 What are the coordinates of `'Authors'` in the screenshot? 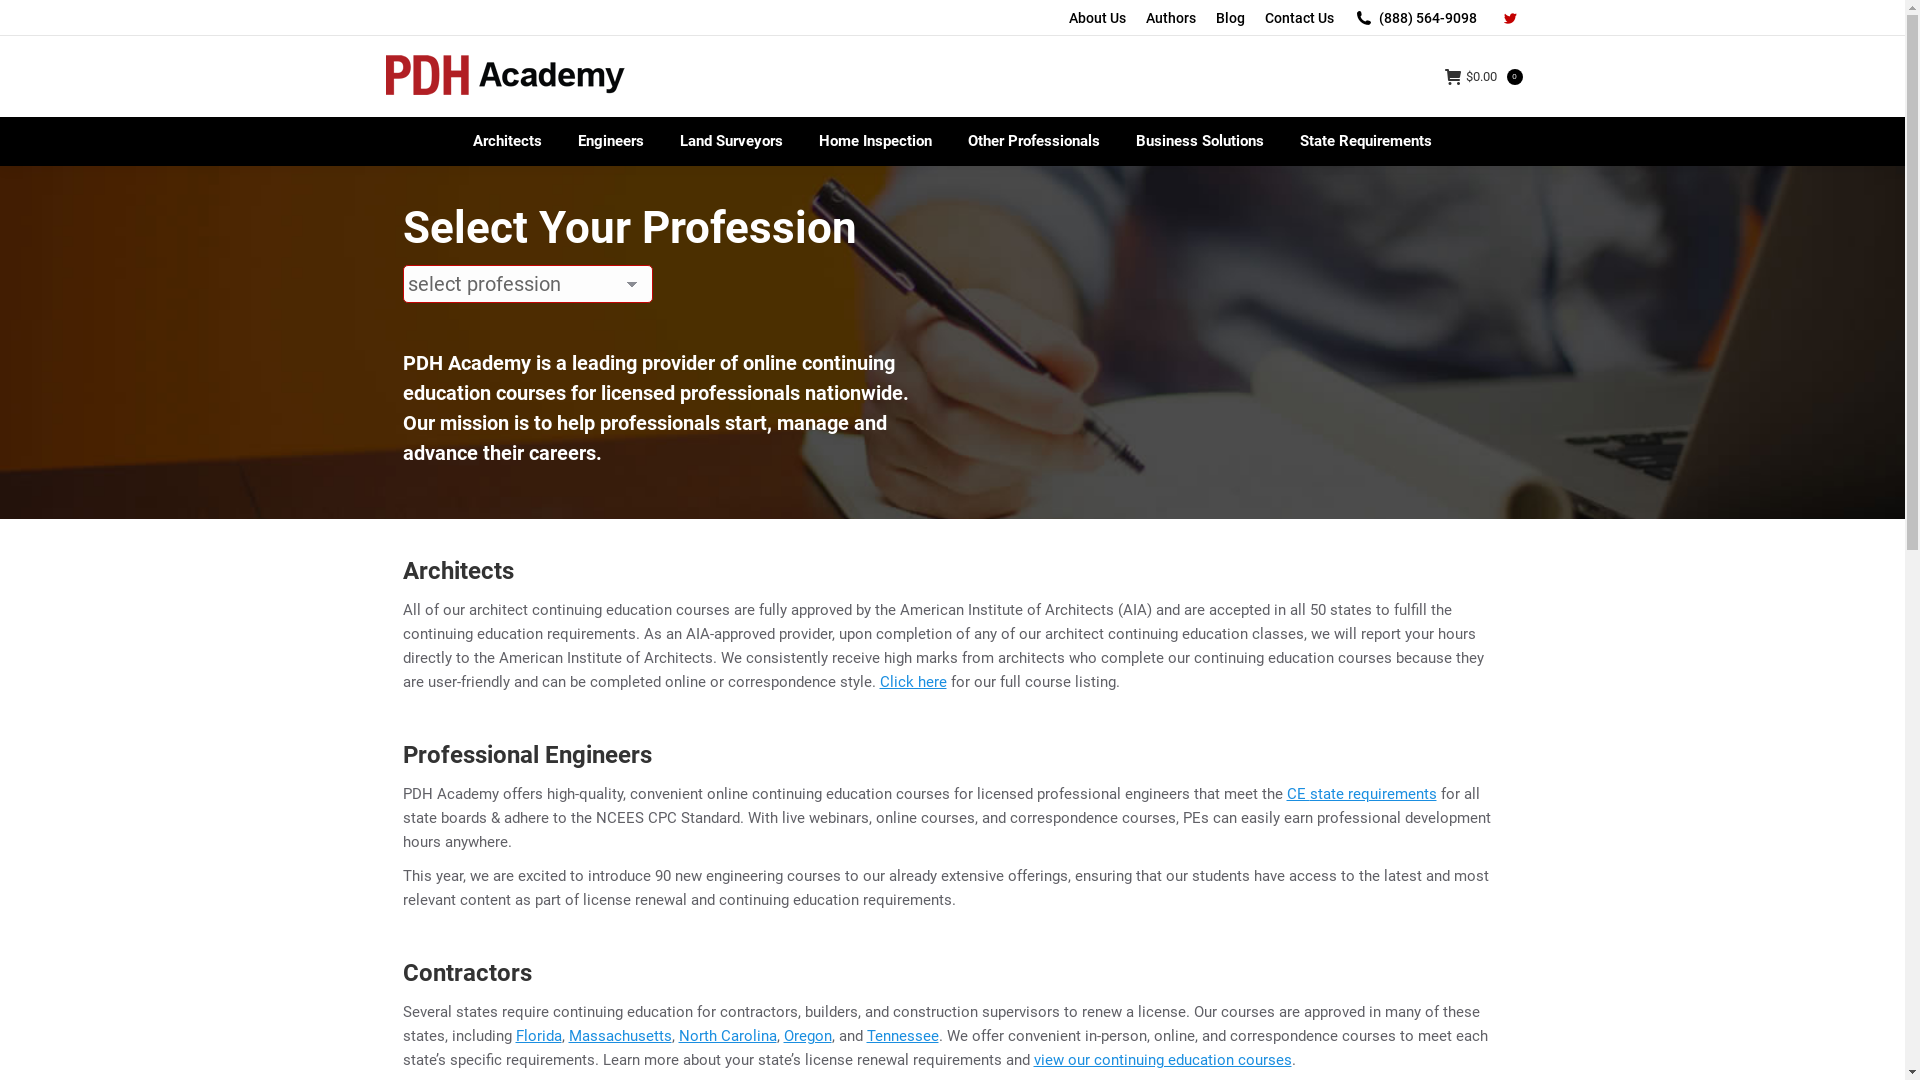 It's located at (1171, 18).